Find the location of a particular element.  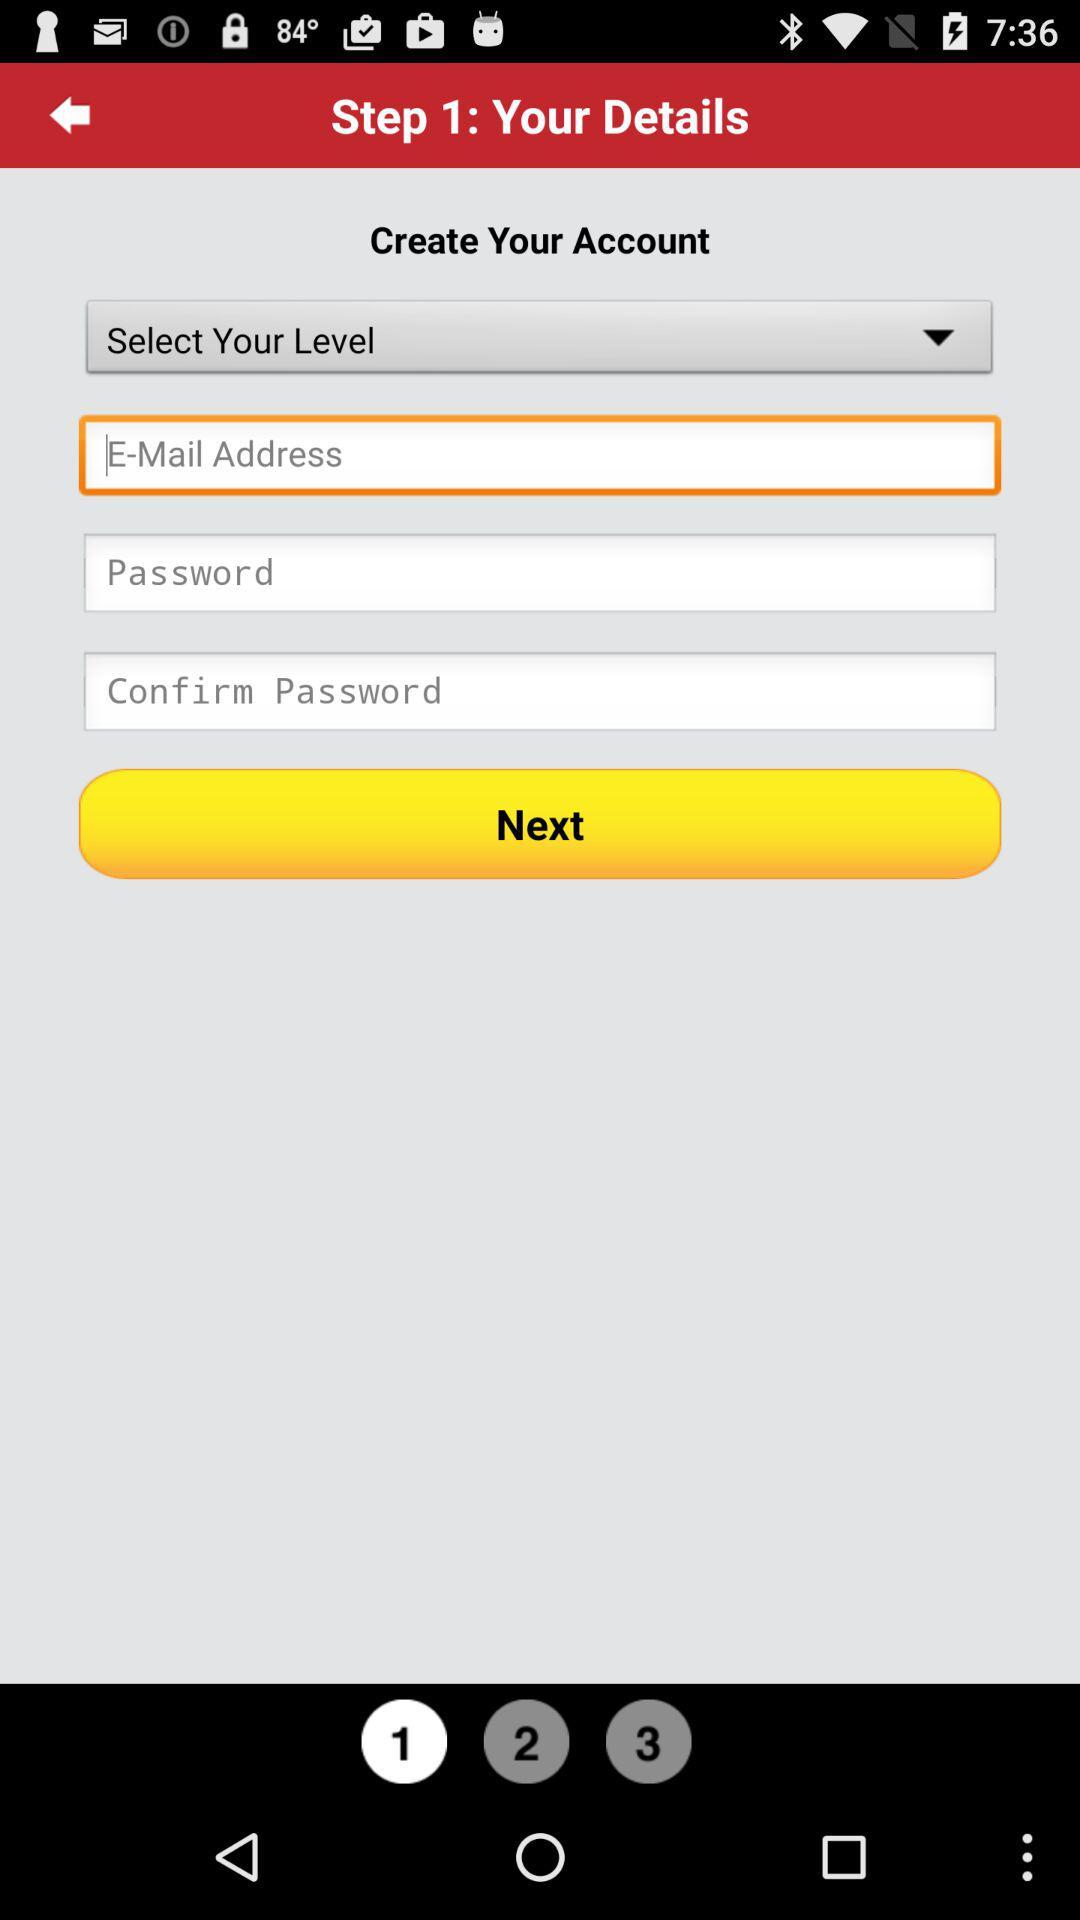

the arrow_backward icon is located at coordinates (69, 122).